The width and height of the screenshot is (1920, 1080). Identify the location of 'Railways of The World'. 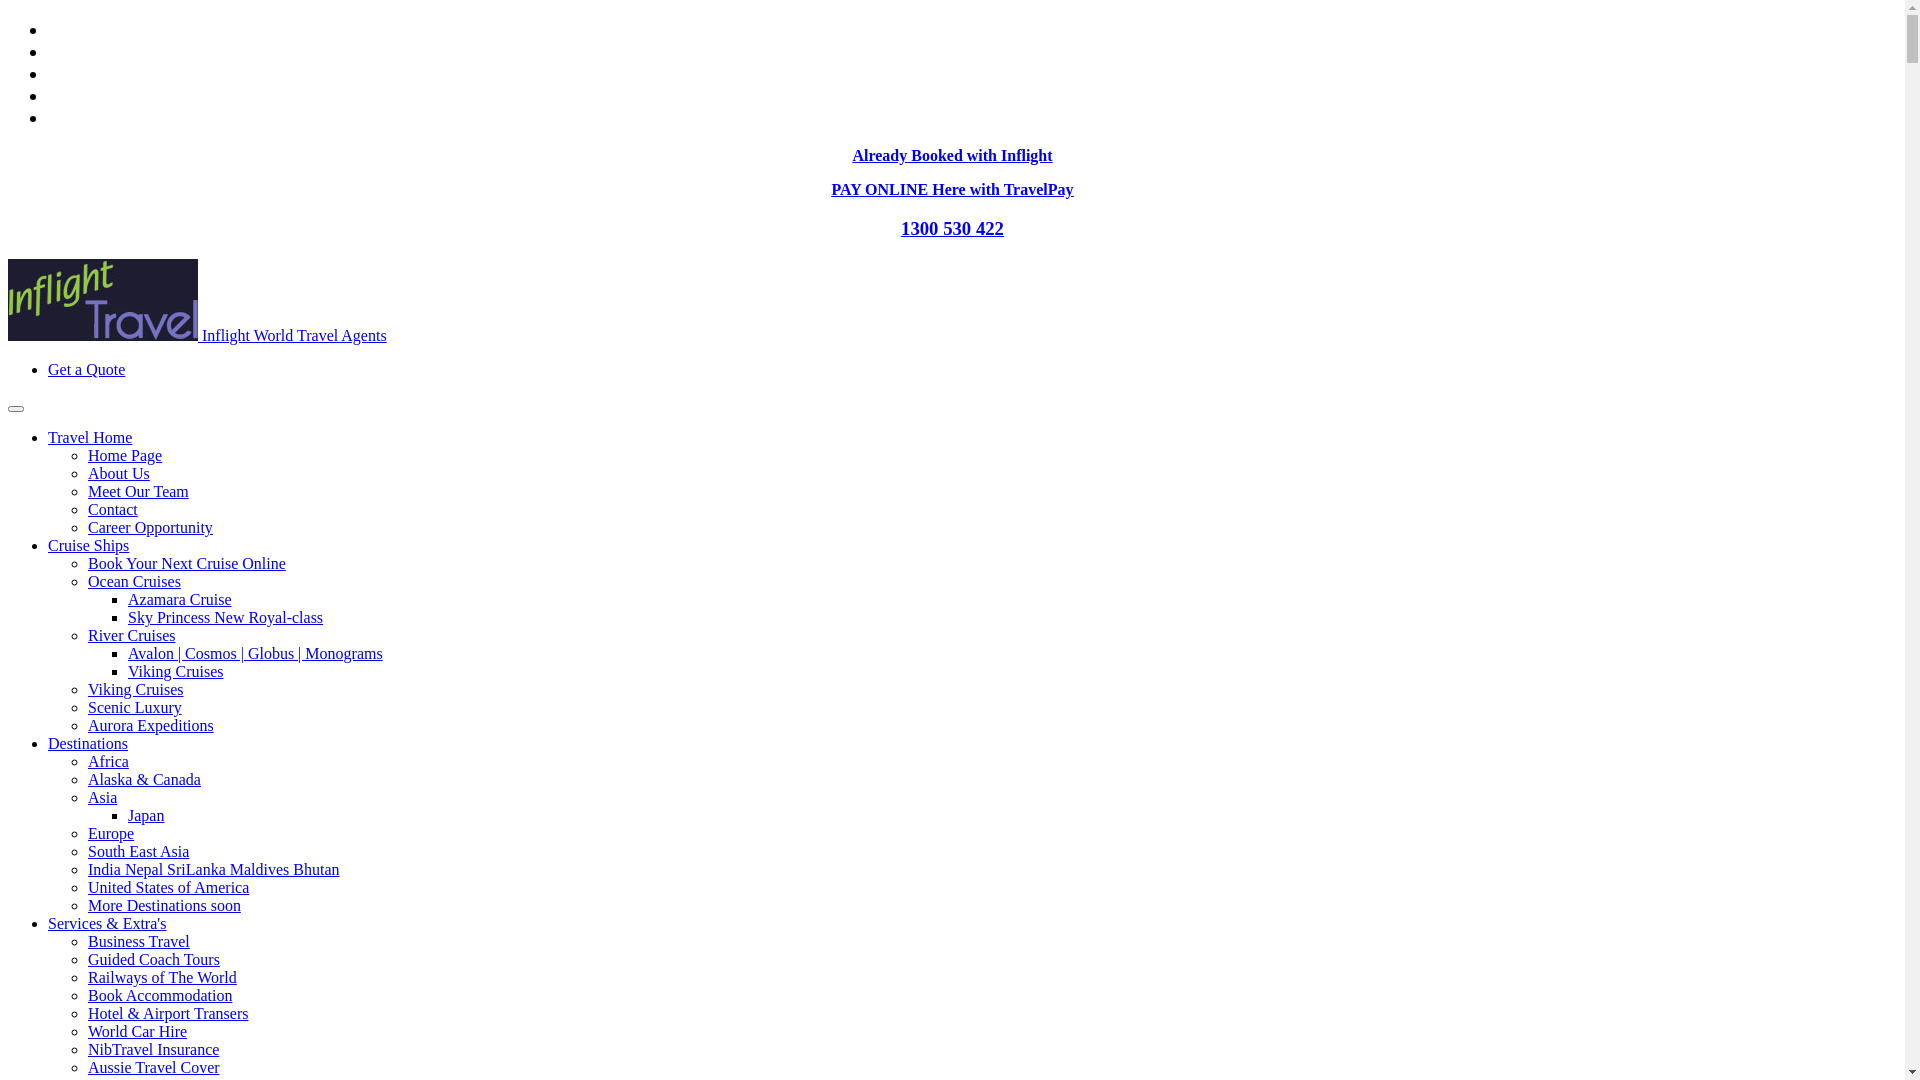
(162, 976).